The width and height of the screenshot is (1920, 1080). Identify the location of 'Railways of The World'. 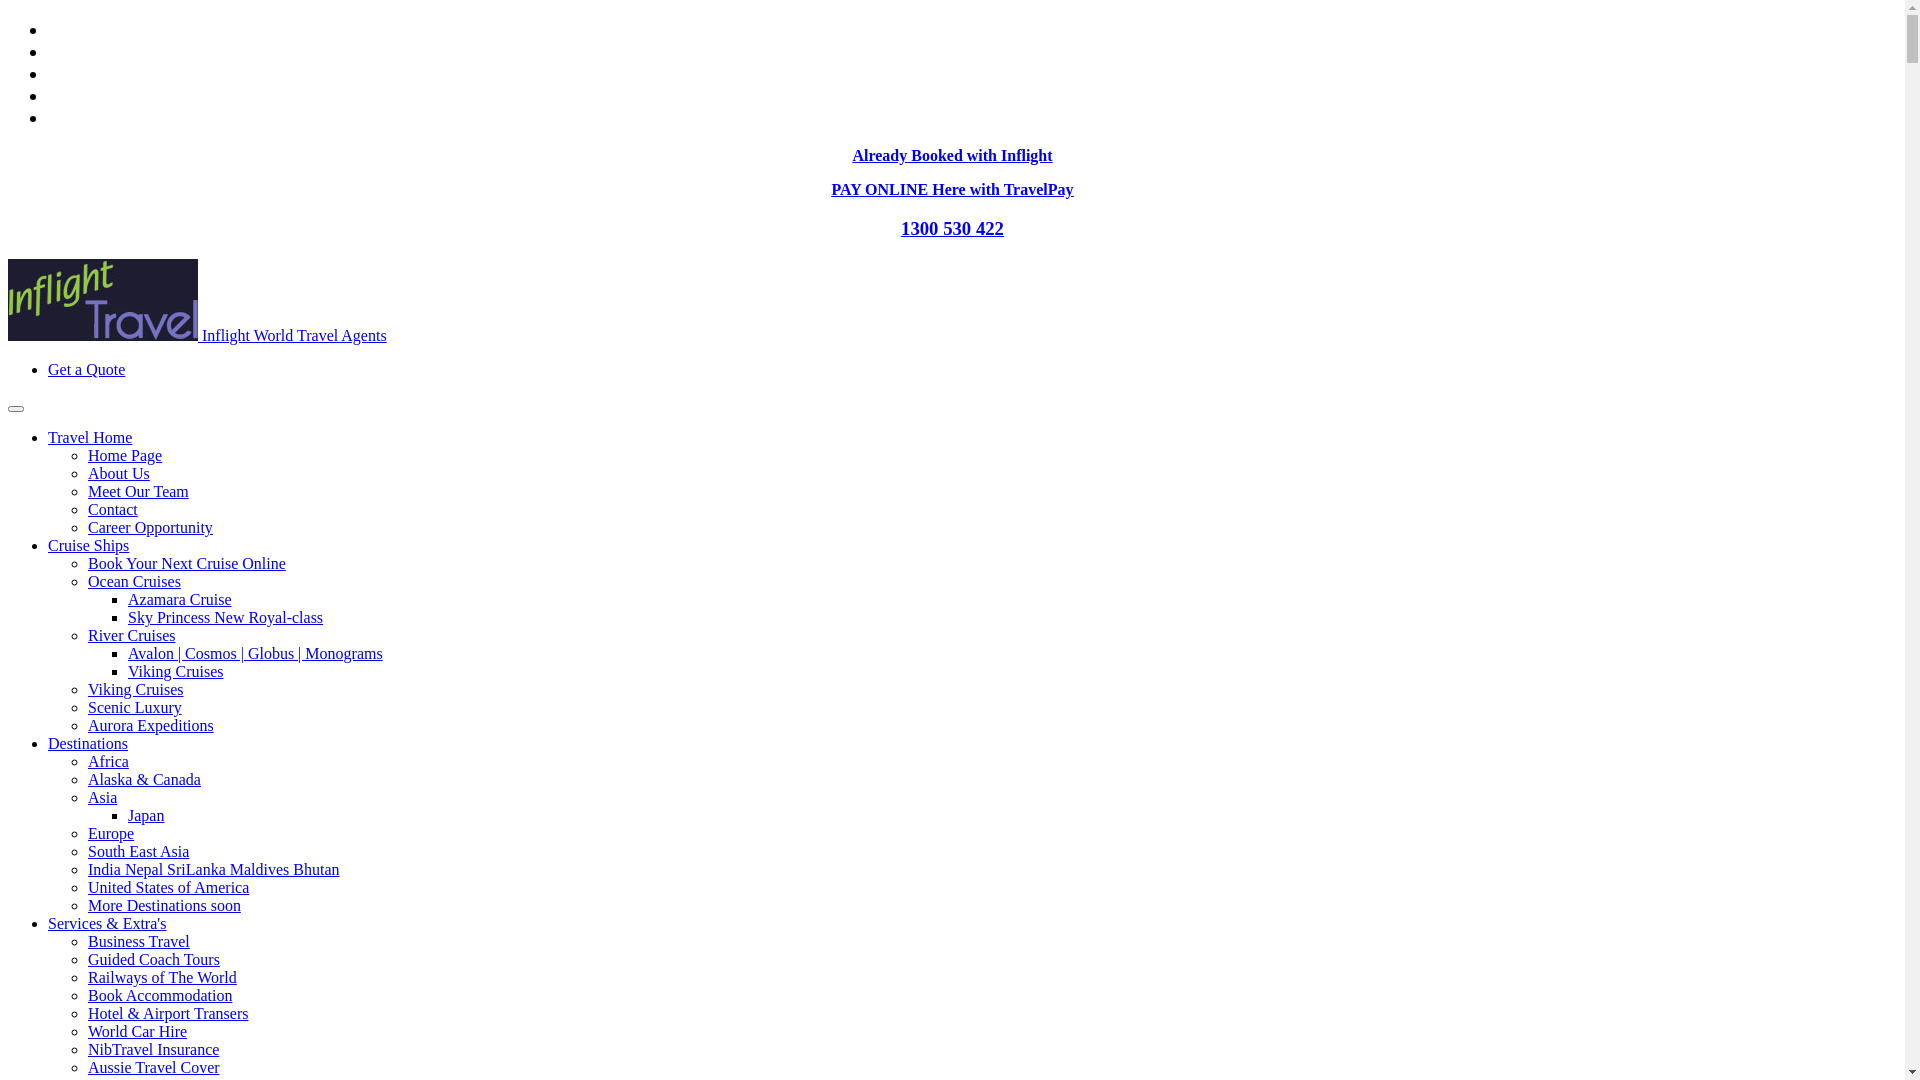
(162, 976).